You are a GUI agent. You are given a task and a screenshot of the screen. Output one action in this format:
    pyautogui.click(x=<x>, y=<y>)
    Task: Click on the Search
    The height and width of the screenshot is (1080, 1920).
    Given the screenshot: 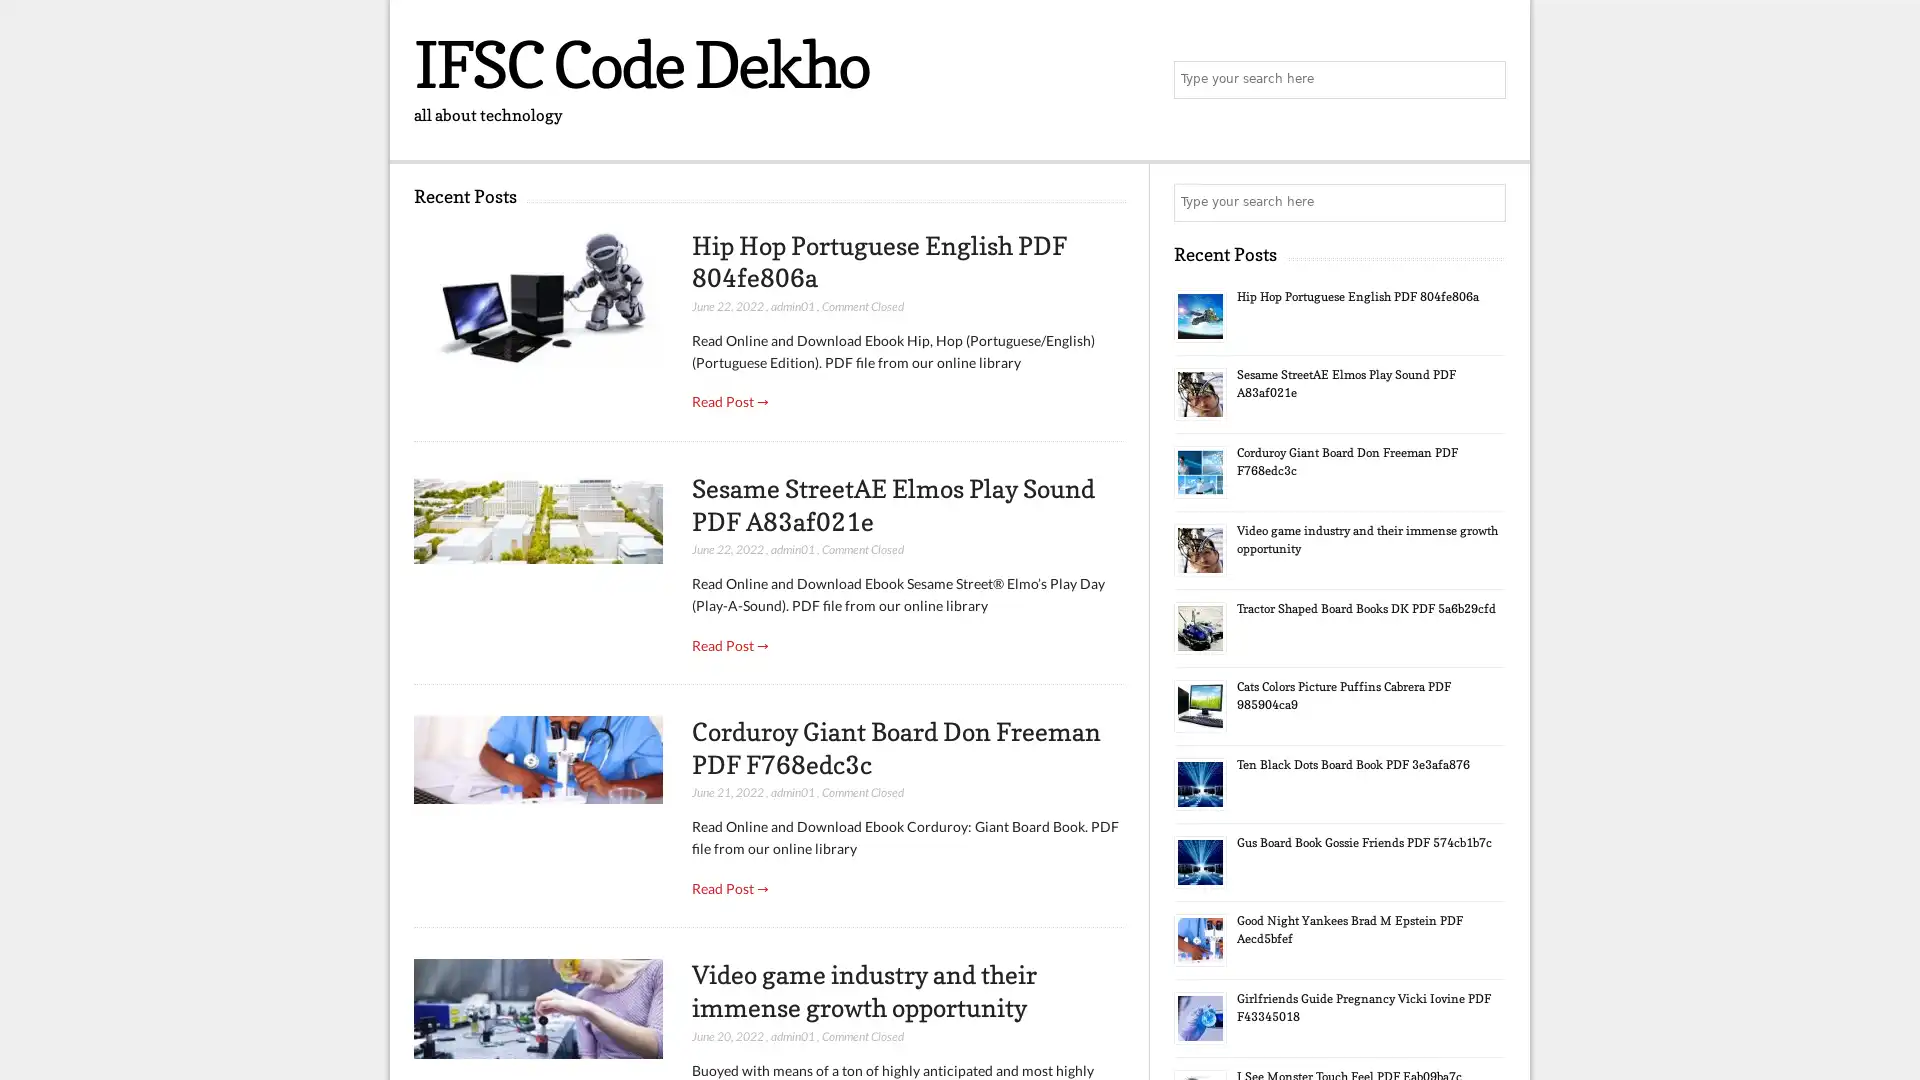 What is the action you would take?
    pyautogui.click(x=1485, y=204)
    